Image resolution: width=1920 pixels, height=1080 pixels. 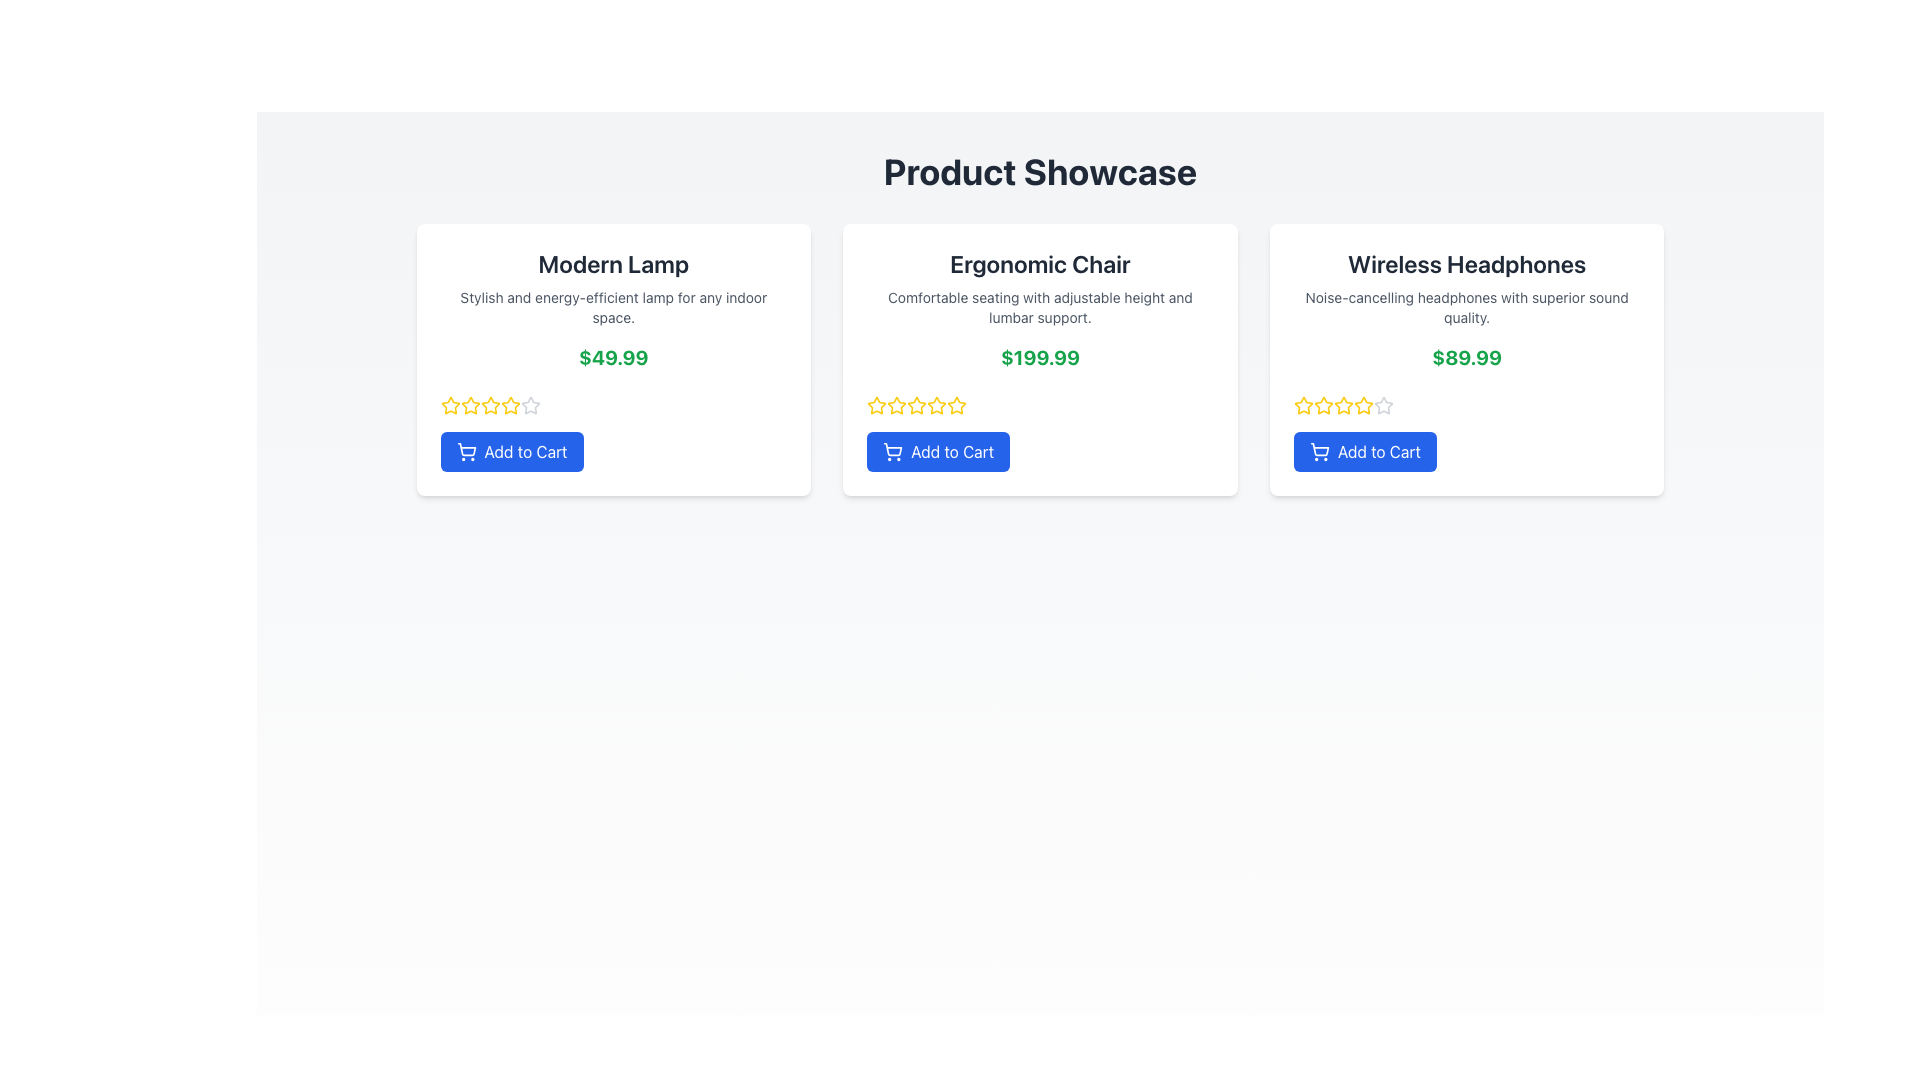 I want to click on the fourth interactive rating star icon, so click(x=490, y=405).